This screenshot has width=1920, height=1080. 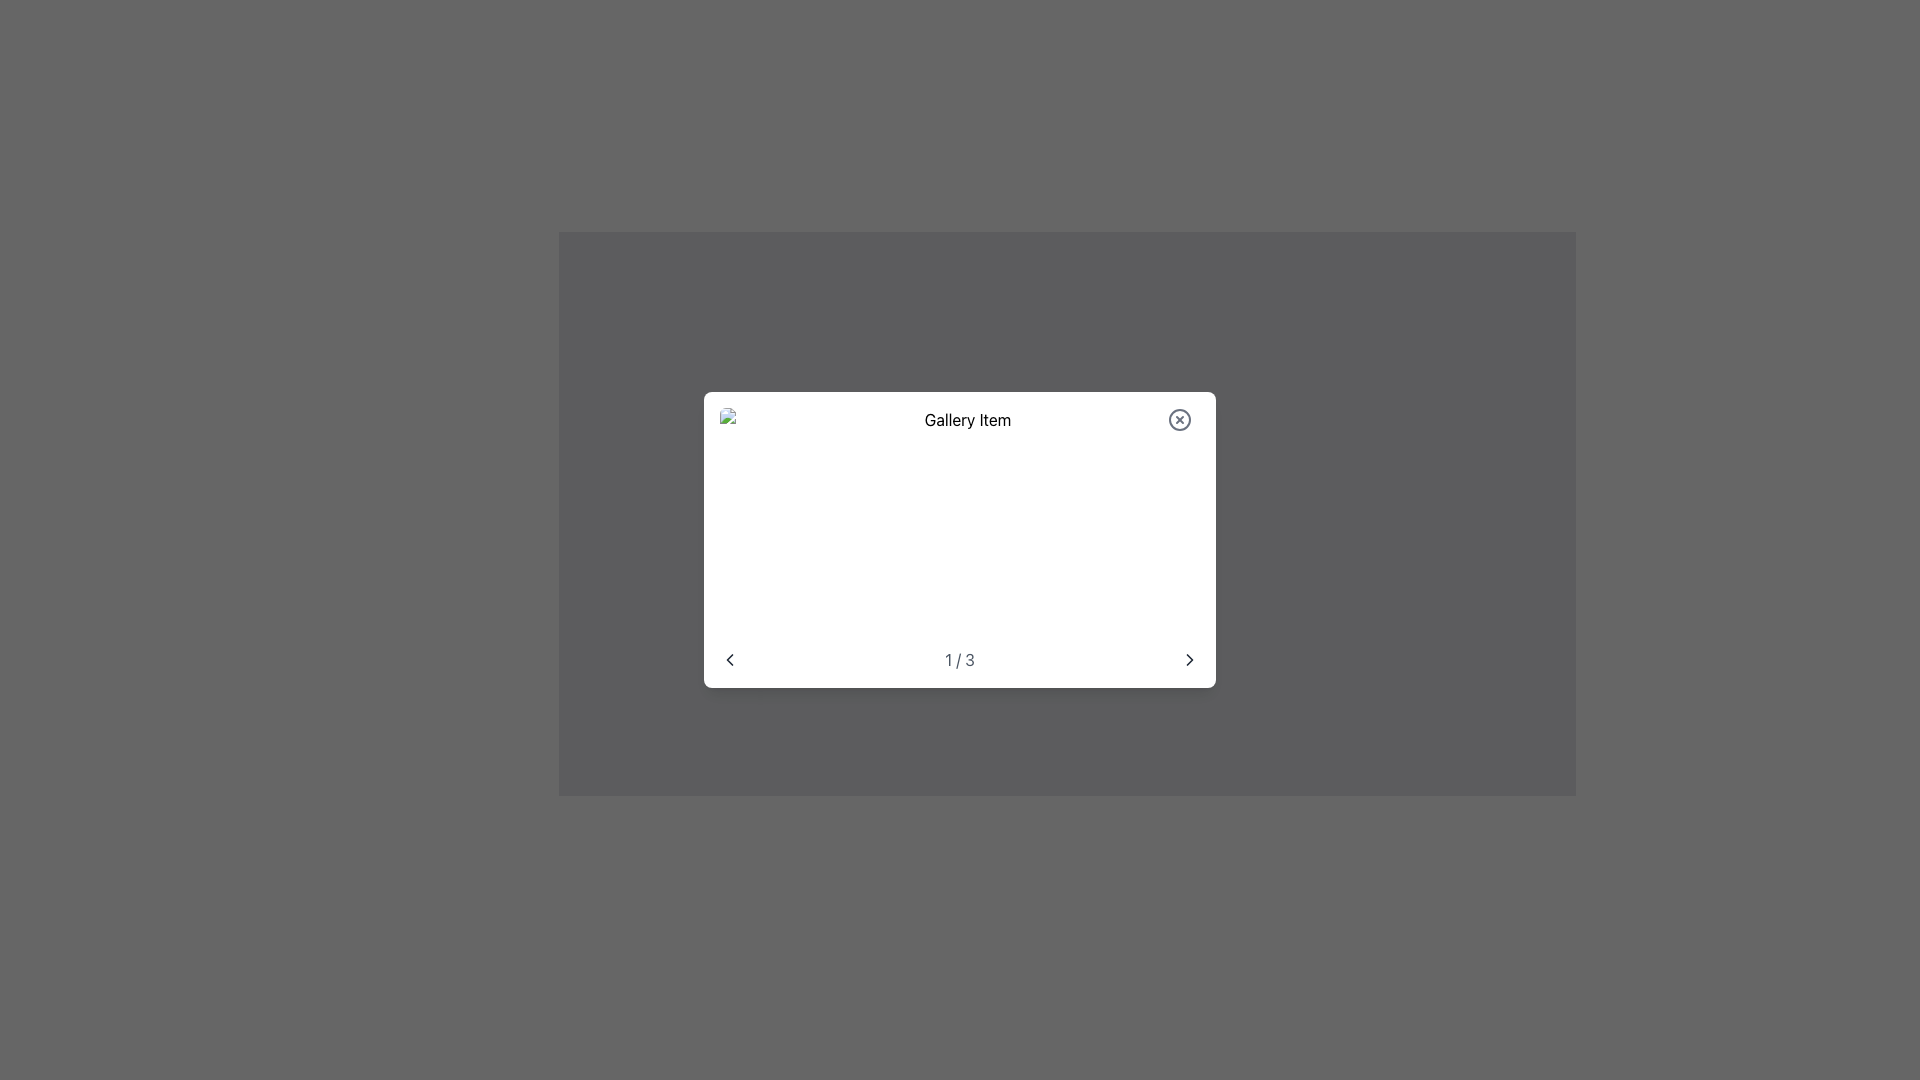 What do you see at coordinates (1190, 659) in the screenshot?
I see `the pagination control button located at the far right of the navigation section, adjacent to the pagination text '1 / 3'` at bounding box center [1190, 659].